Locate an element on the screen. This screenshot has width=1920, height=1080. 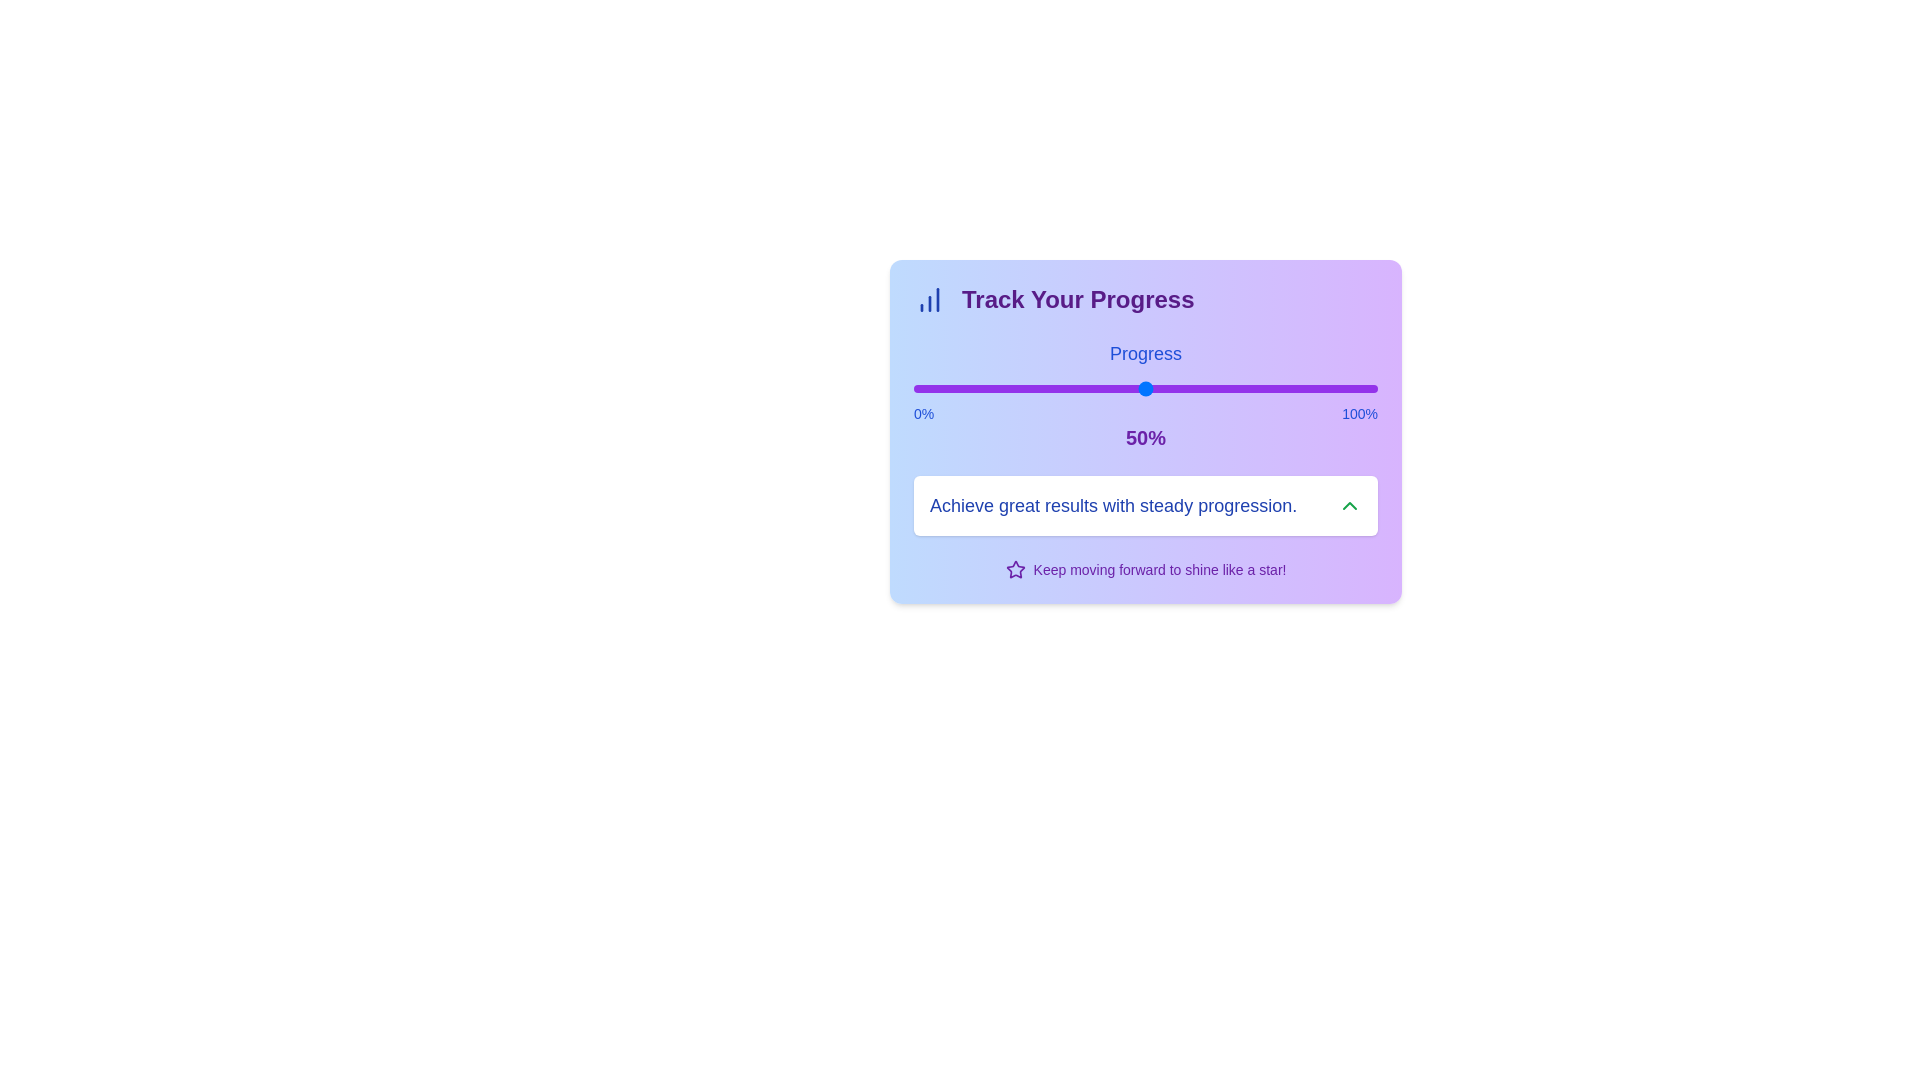
the progress value is located at coordinates (1075, 389).